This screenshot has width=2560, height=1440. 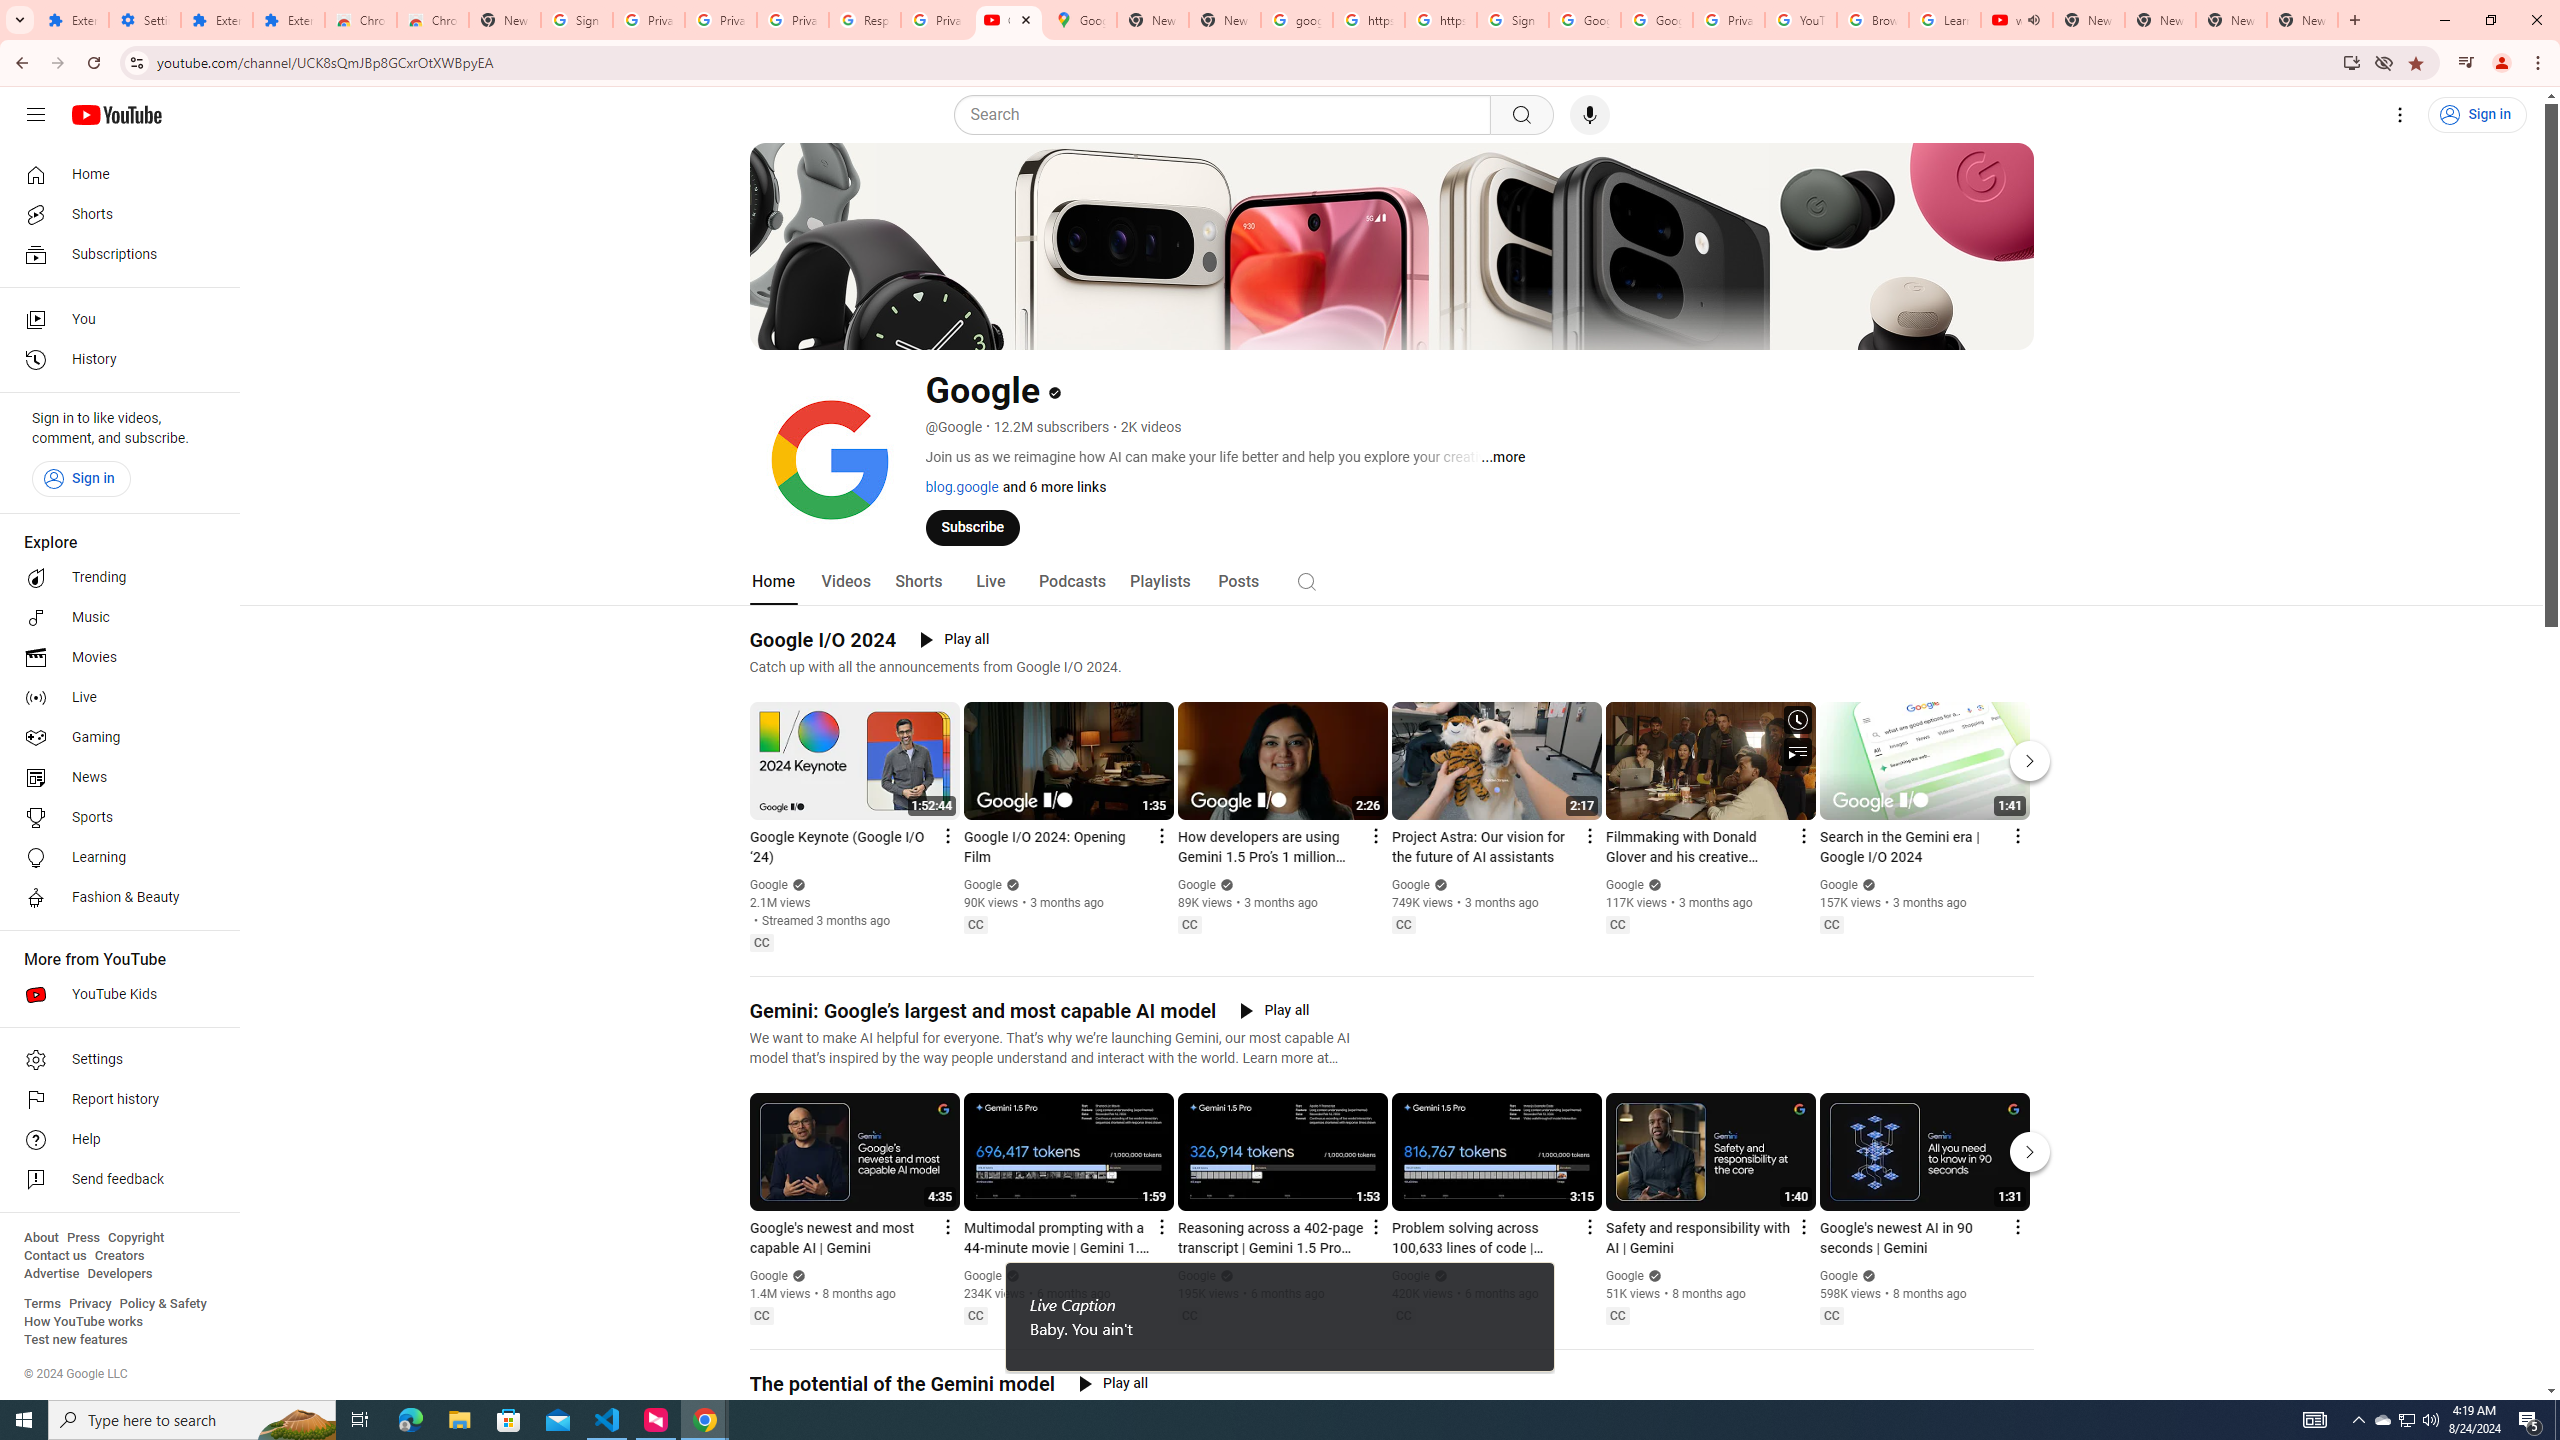 I want to click on 'About', so click(x=40, y=1237).